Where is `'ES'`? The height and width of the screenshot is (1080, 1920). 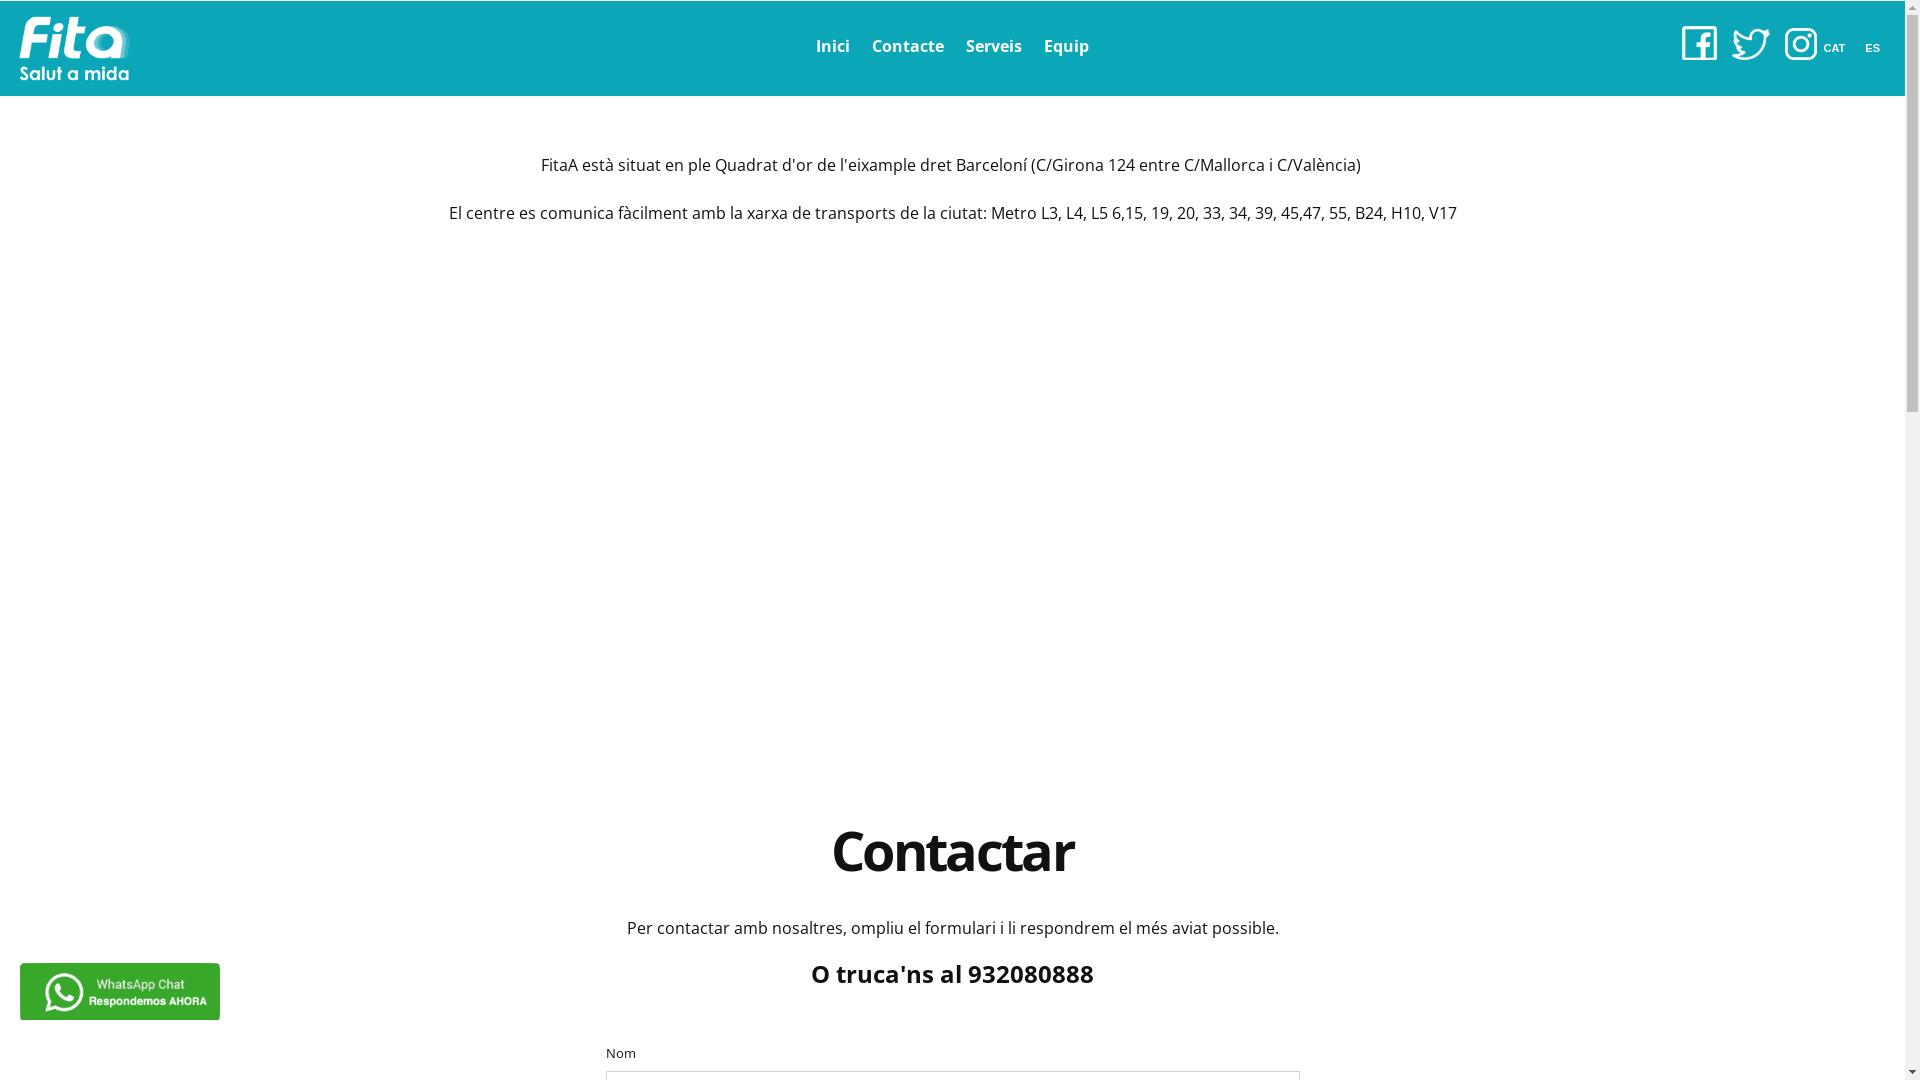
'ES' is located at coordinates (1876, 46).